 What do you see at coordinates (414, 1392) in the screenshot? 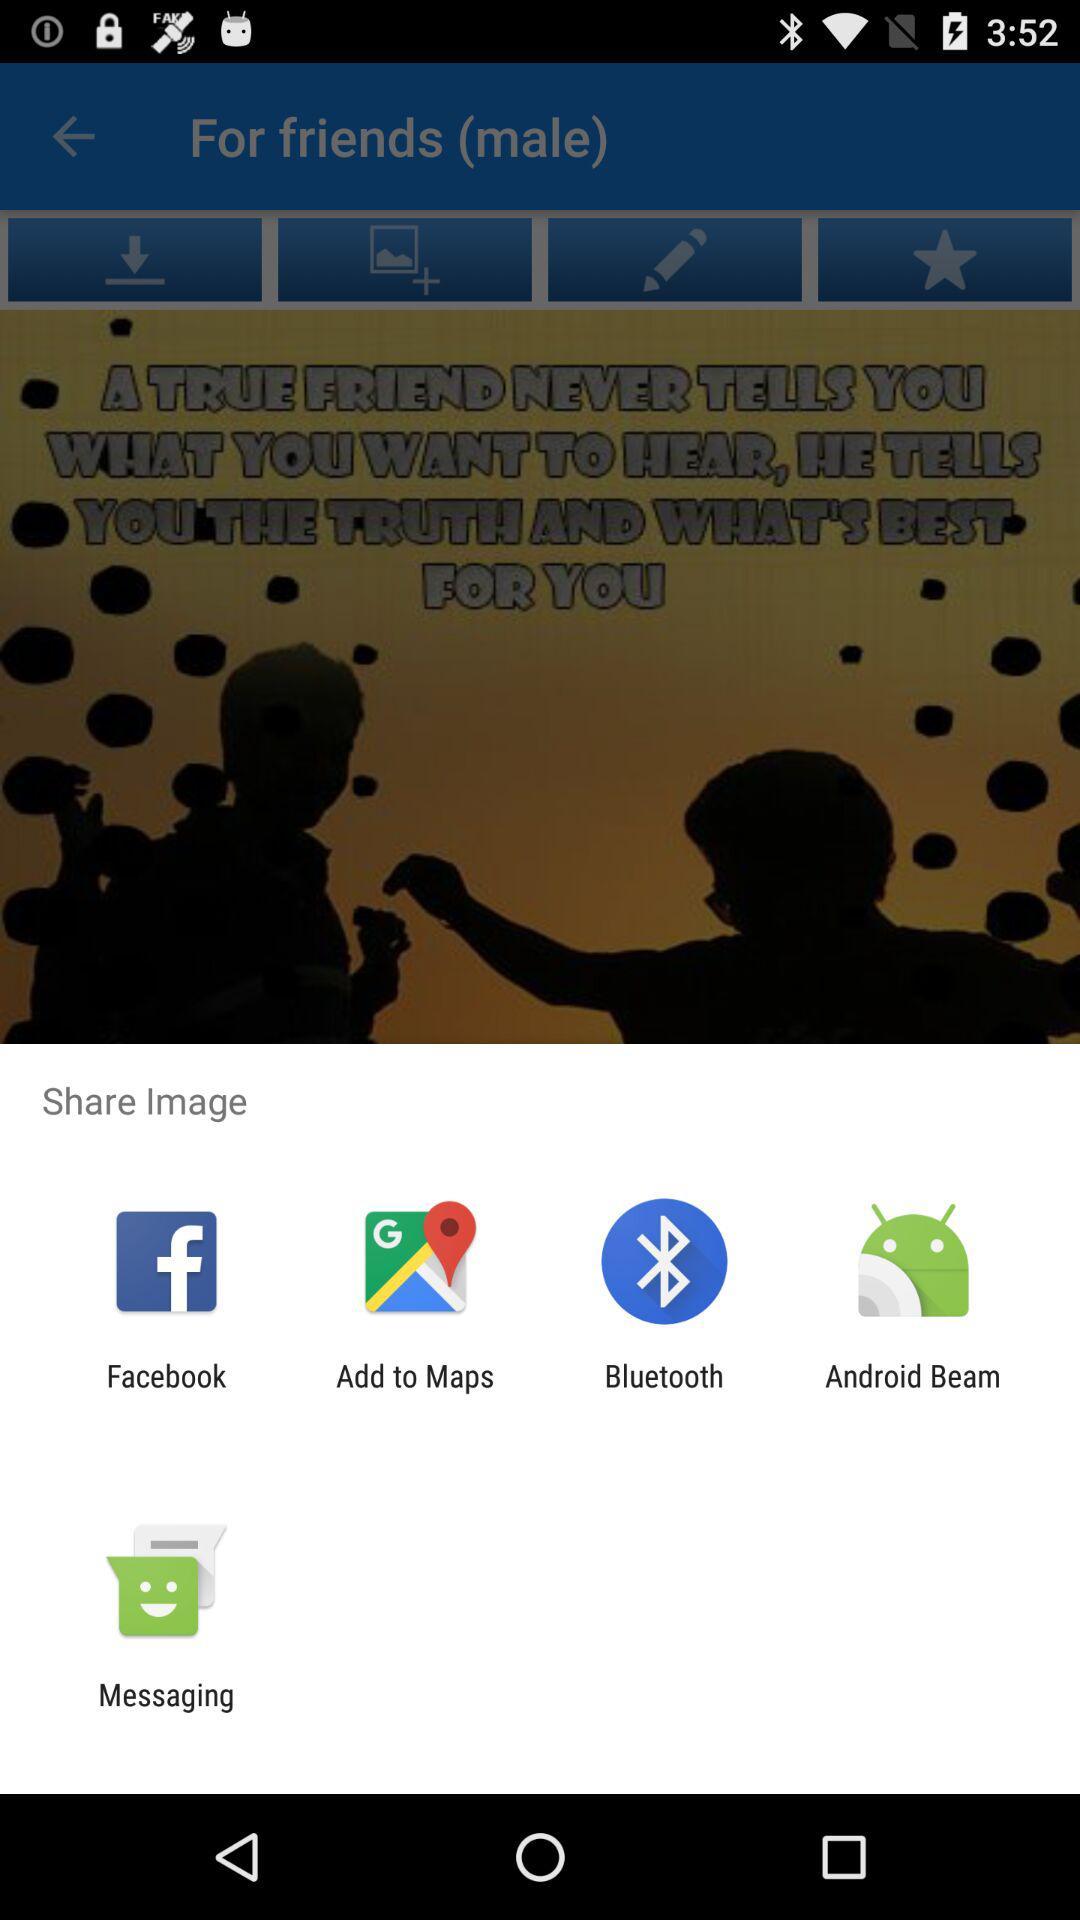
I see `icon to the right of facebook` at bounding box center [414, 1392].